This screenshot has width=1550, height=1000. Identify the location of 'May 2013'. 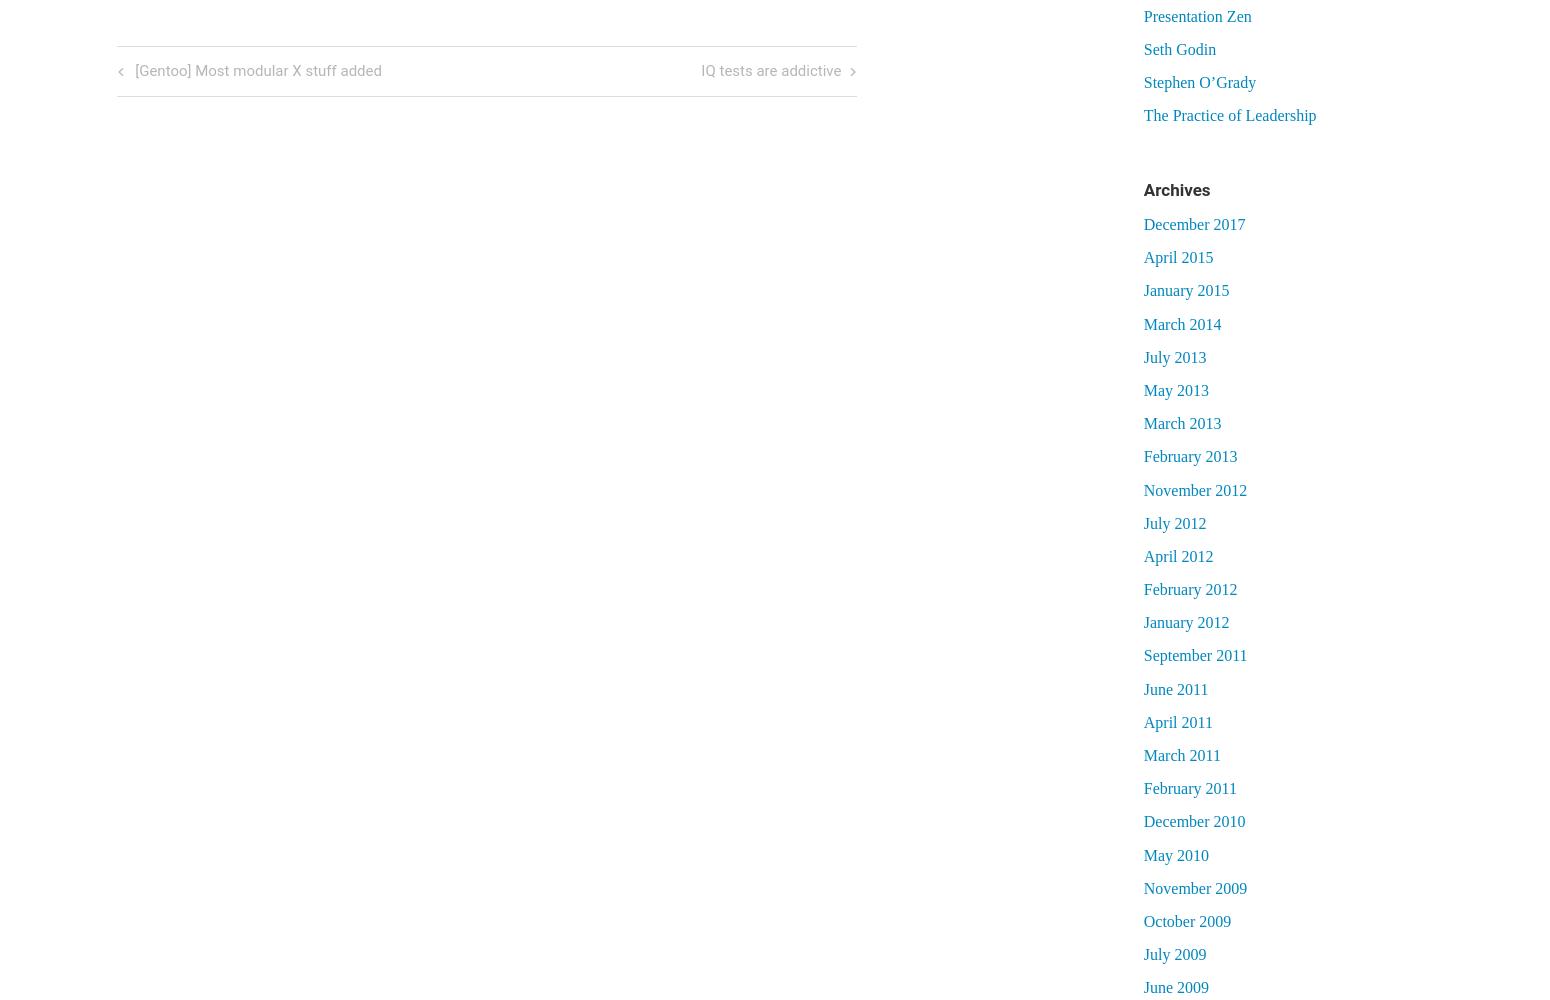
(1175, 389).